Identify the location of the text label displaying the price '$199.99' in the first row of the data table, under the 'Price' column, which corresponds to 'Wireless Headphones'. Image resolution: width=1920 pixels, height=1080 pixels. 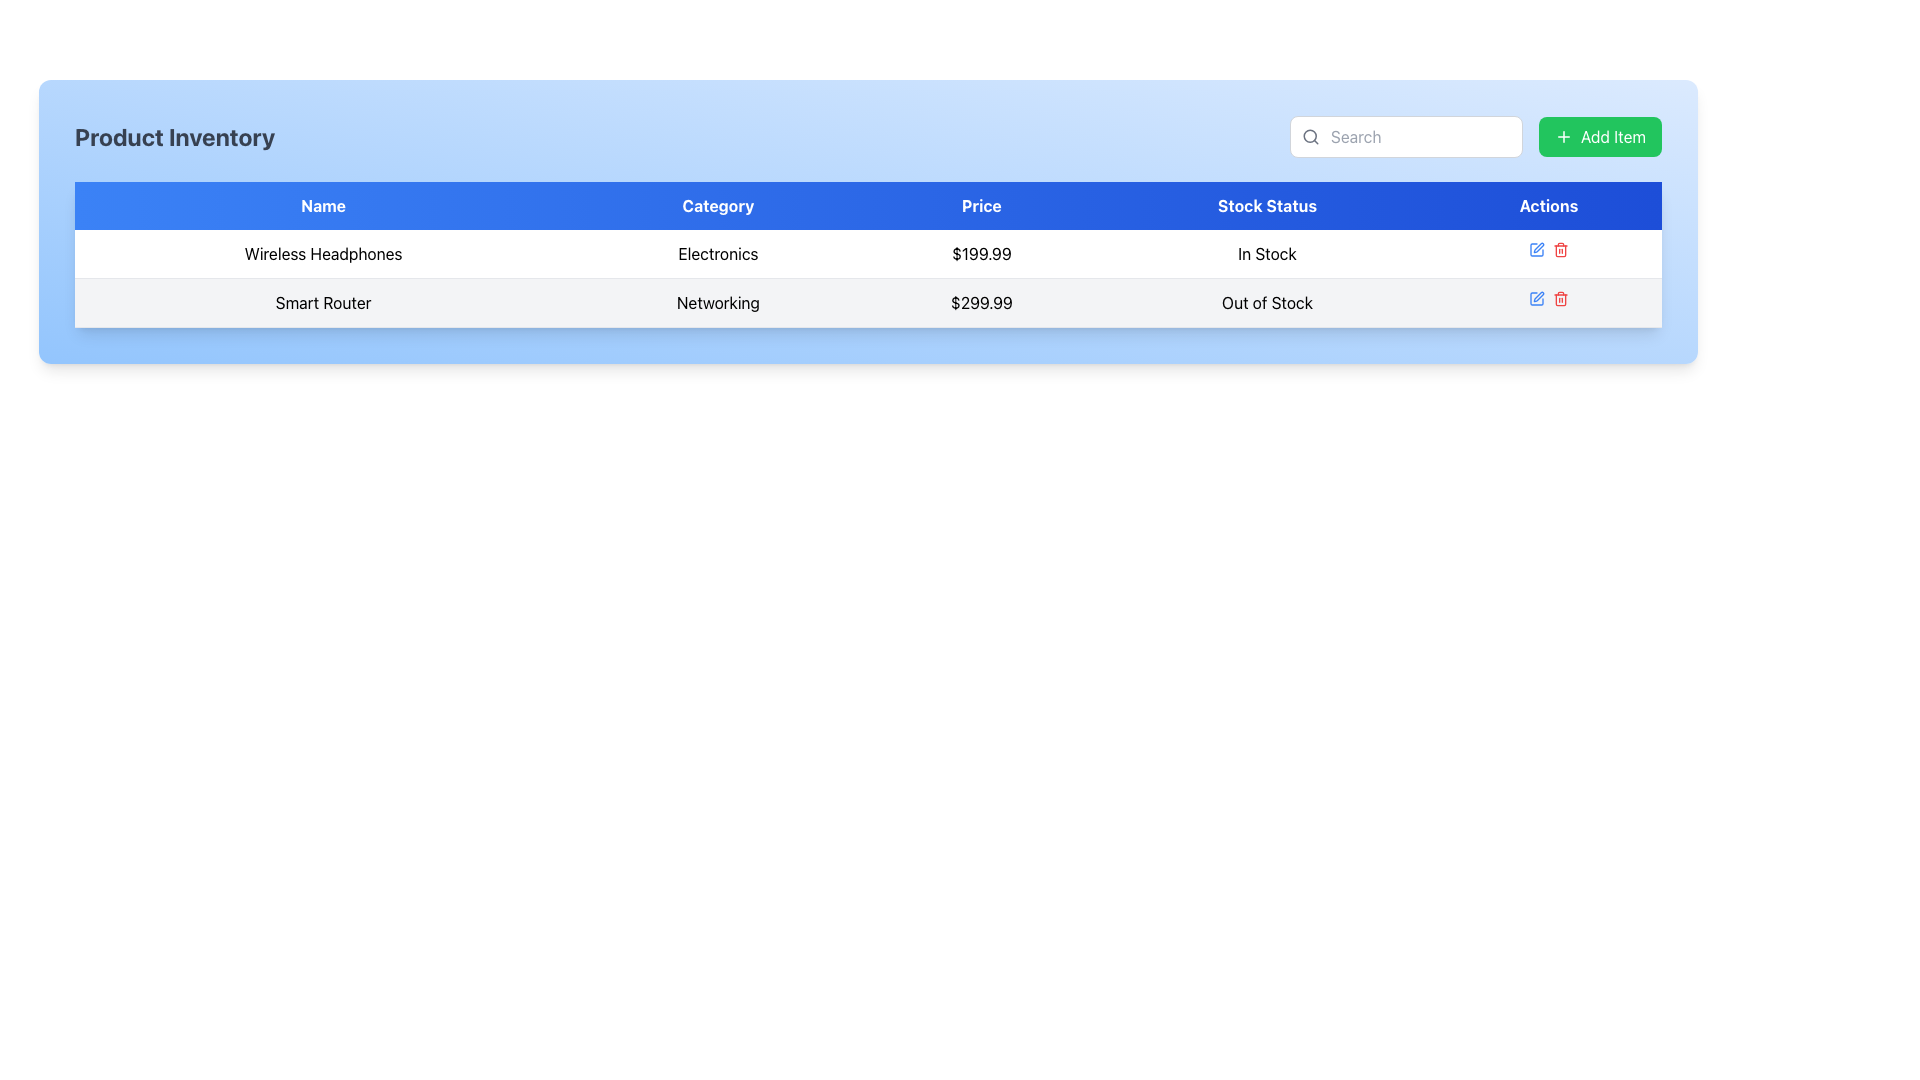
(981, 253).